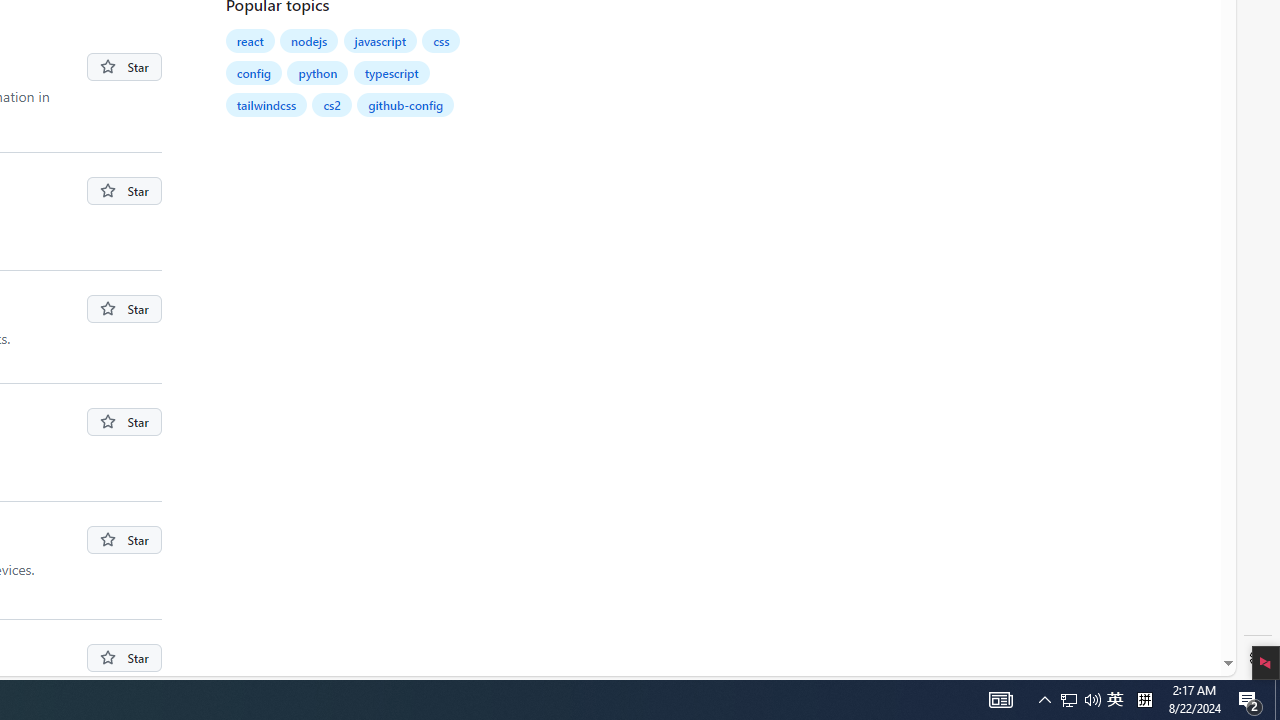 Image resolution: width=1280 pixels, height=720 pixels. I want to click on 'tailwindcss', so click(265, 105).